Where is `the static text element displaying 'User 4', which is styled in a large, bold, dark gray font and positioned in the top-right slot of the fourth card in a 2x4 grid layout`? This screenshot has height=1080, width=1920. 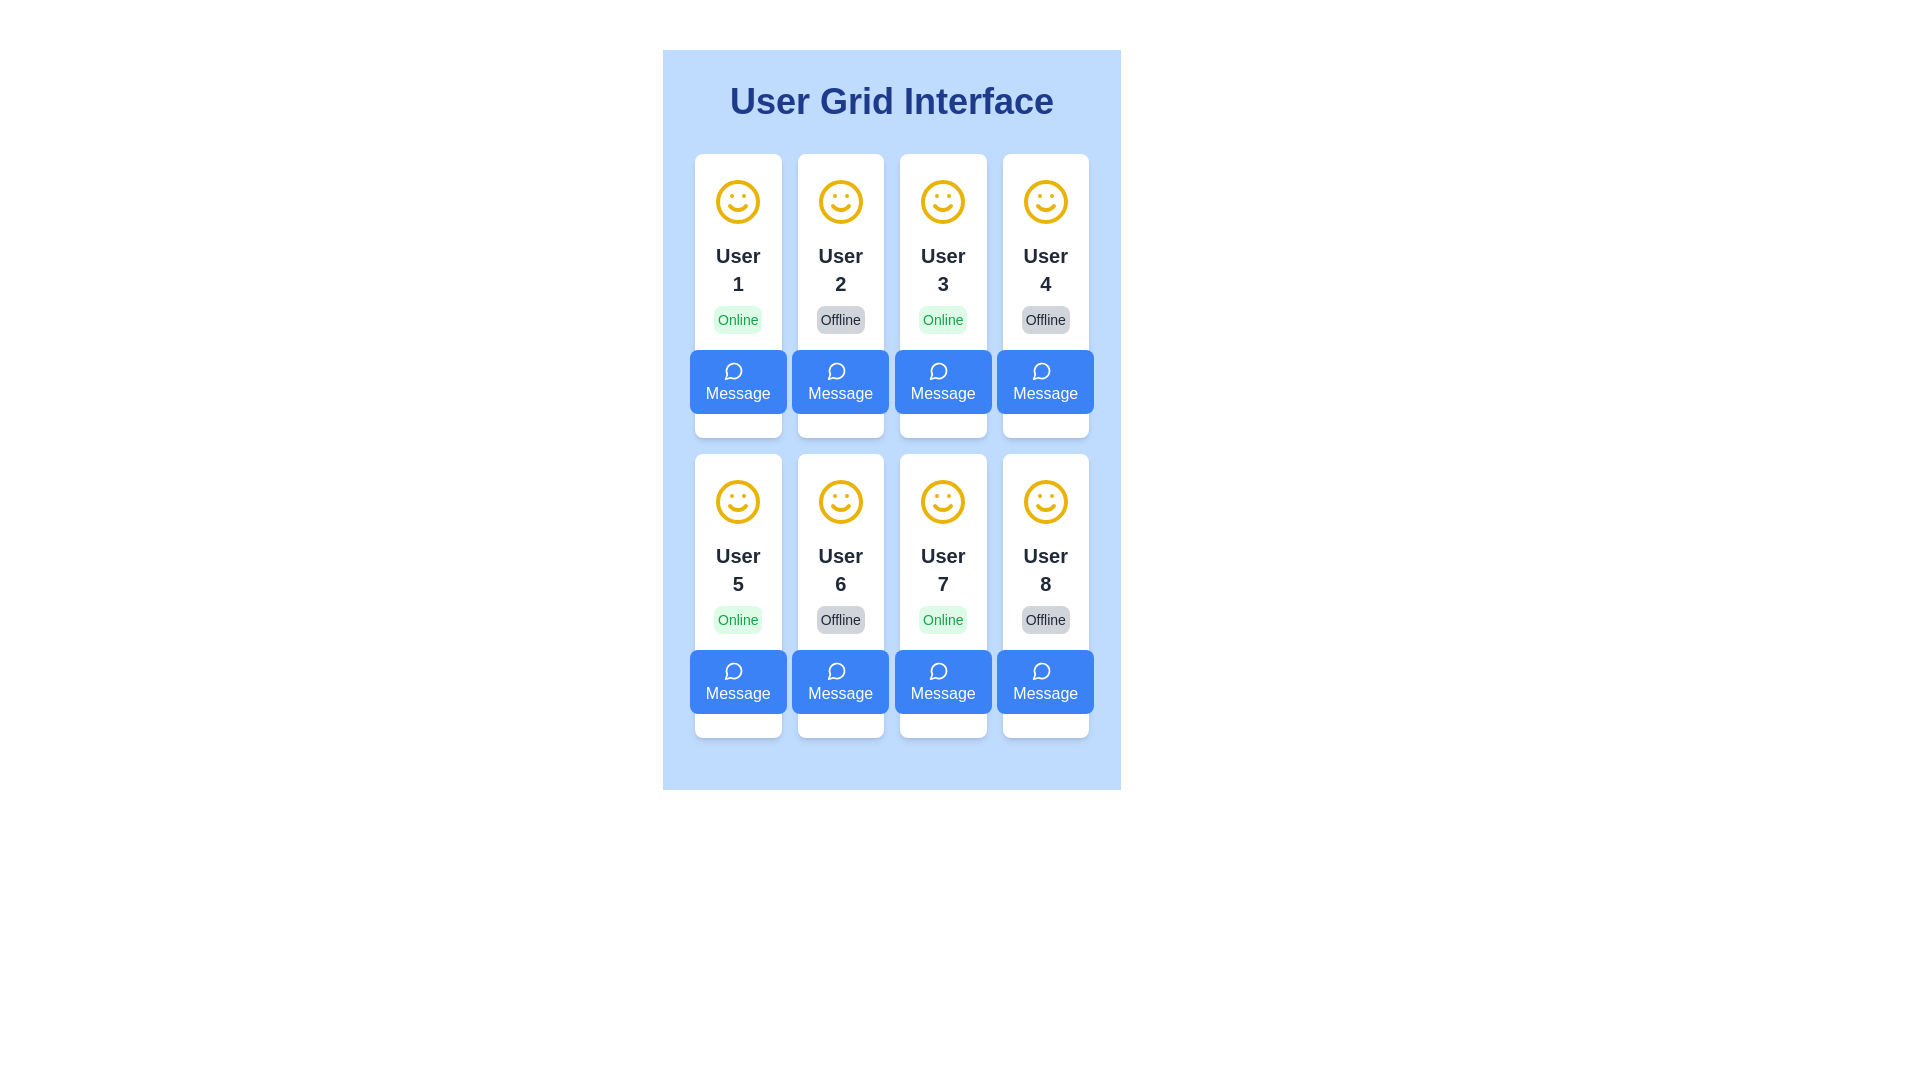 the static text element displaying 'User 4', which is styled in a large, bold, dark gray font and positioned in the top-right slot of the fourth card in a 2x4 grid layout is located at coordinates (1044, 270).